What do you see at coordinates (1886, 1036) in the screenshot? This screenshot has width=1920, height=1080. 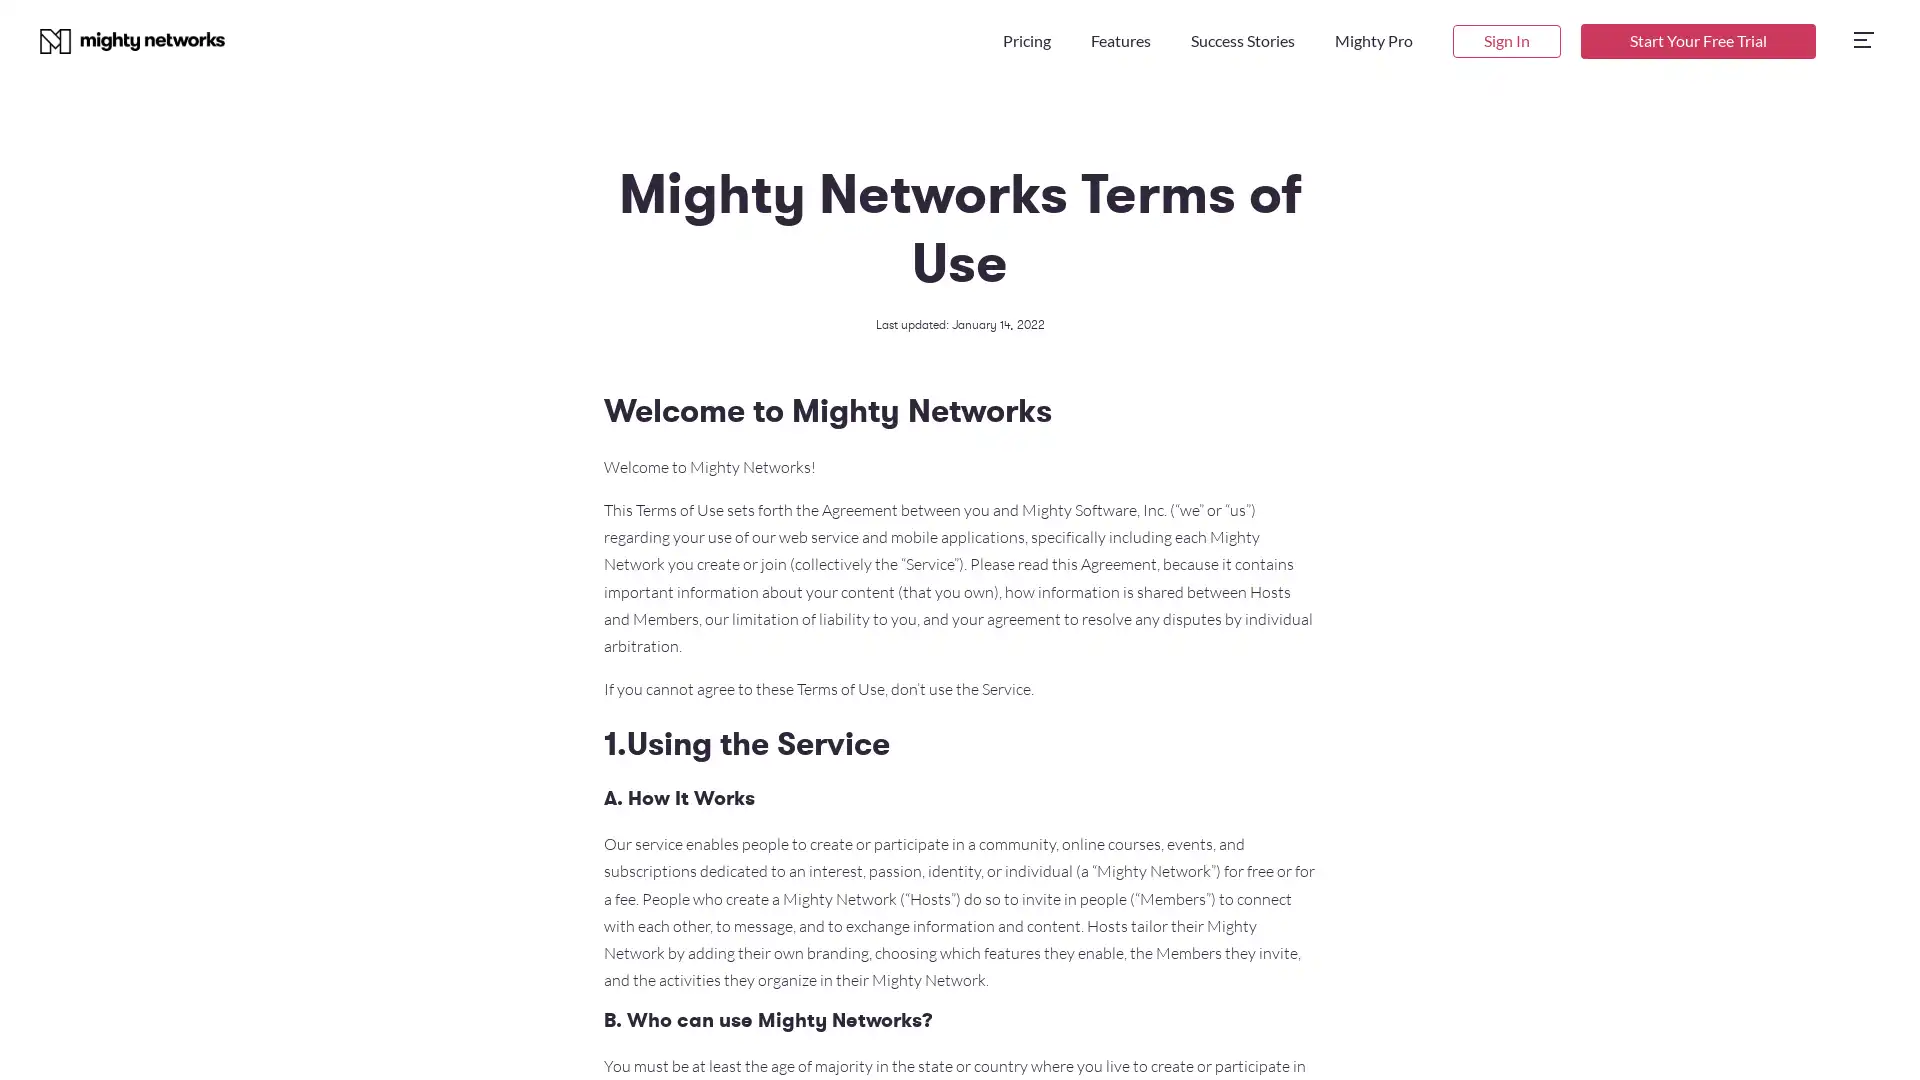 I see `Close` at bounding box center [1886, 1036].